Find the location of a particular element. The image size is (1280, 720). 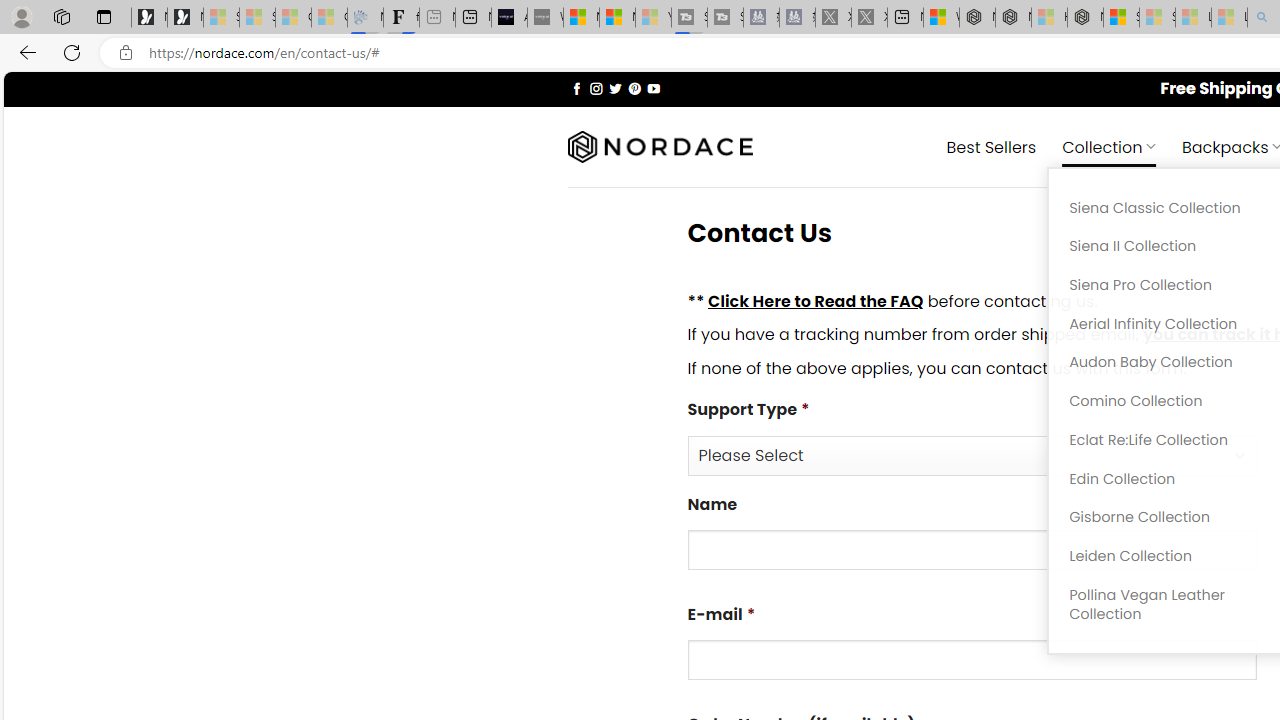

'Follow on Twitter' is located at coordinates (614, 87).